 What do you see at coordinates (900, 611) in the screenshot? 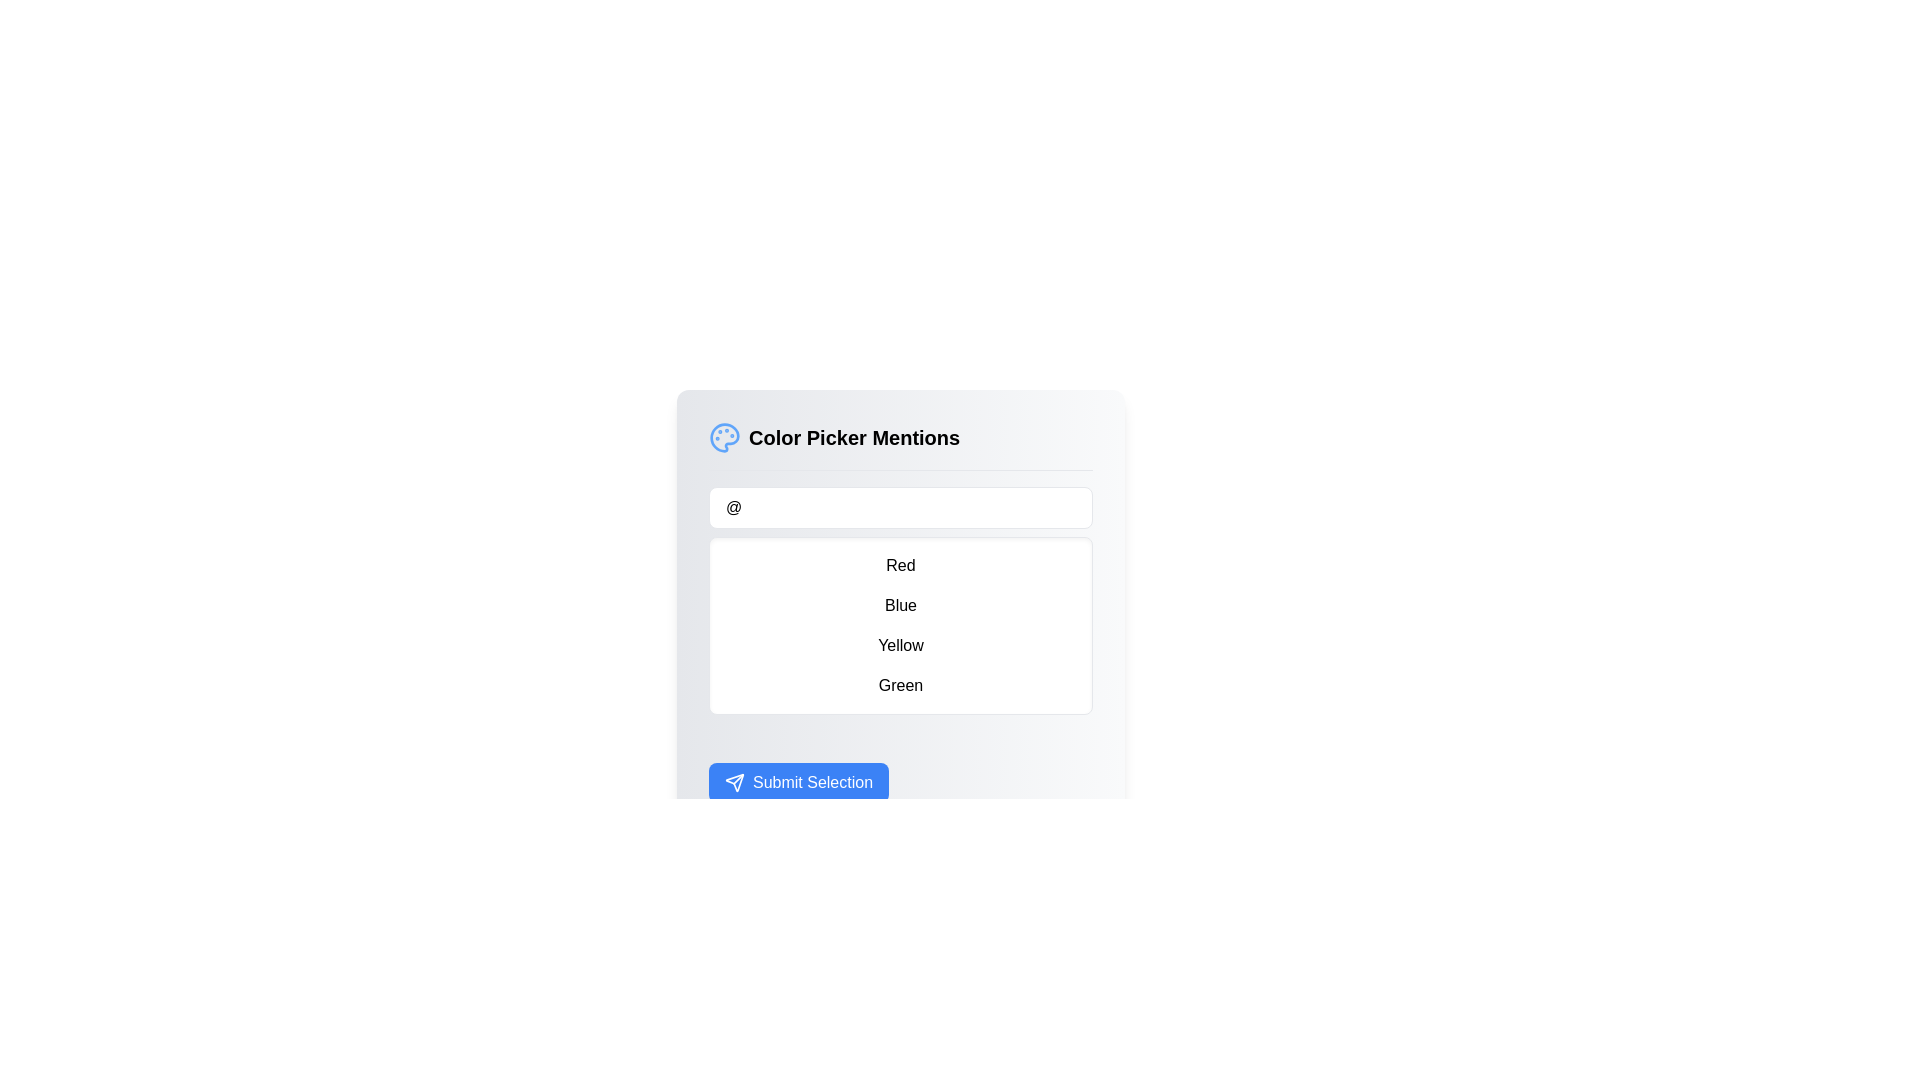
I see `the color selection option within the 'Color Picker Mentions' interactive panel` at bounding box center [900, 611].